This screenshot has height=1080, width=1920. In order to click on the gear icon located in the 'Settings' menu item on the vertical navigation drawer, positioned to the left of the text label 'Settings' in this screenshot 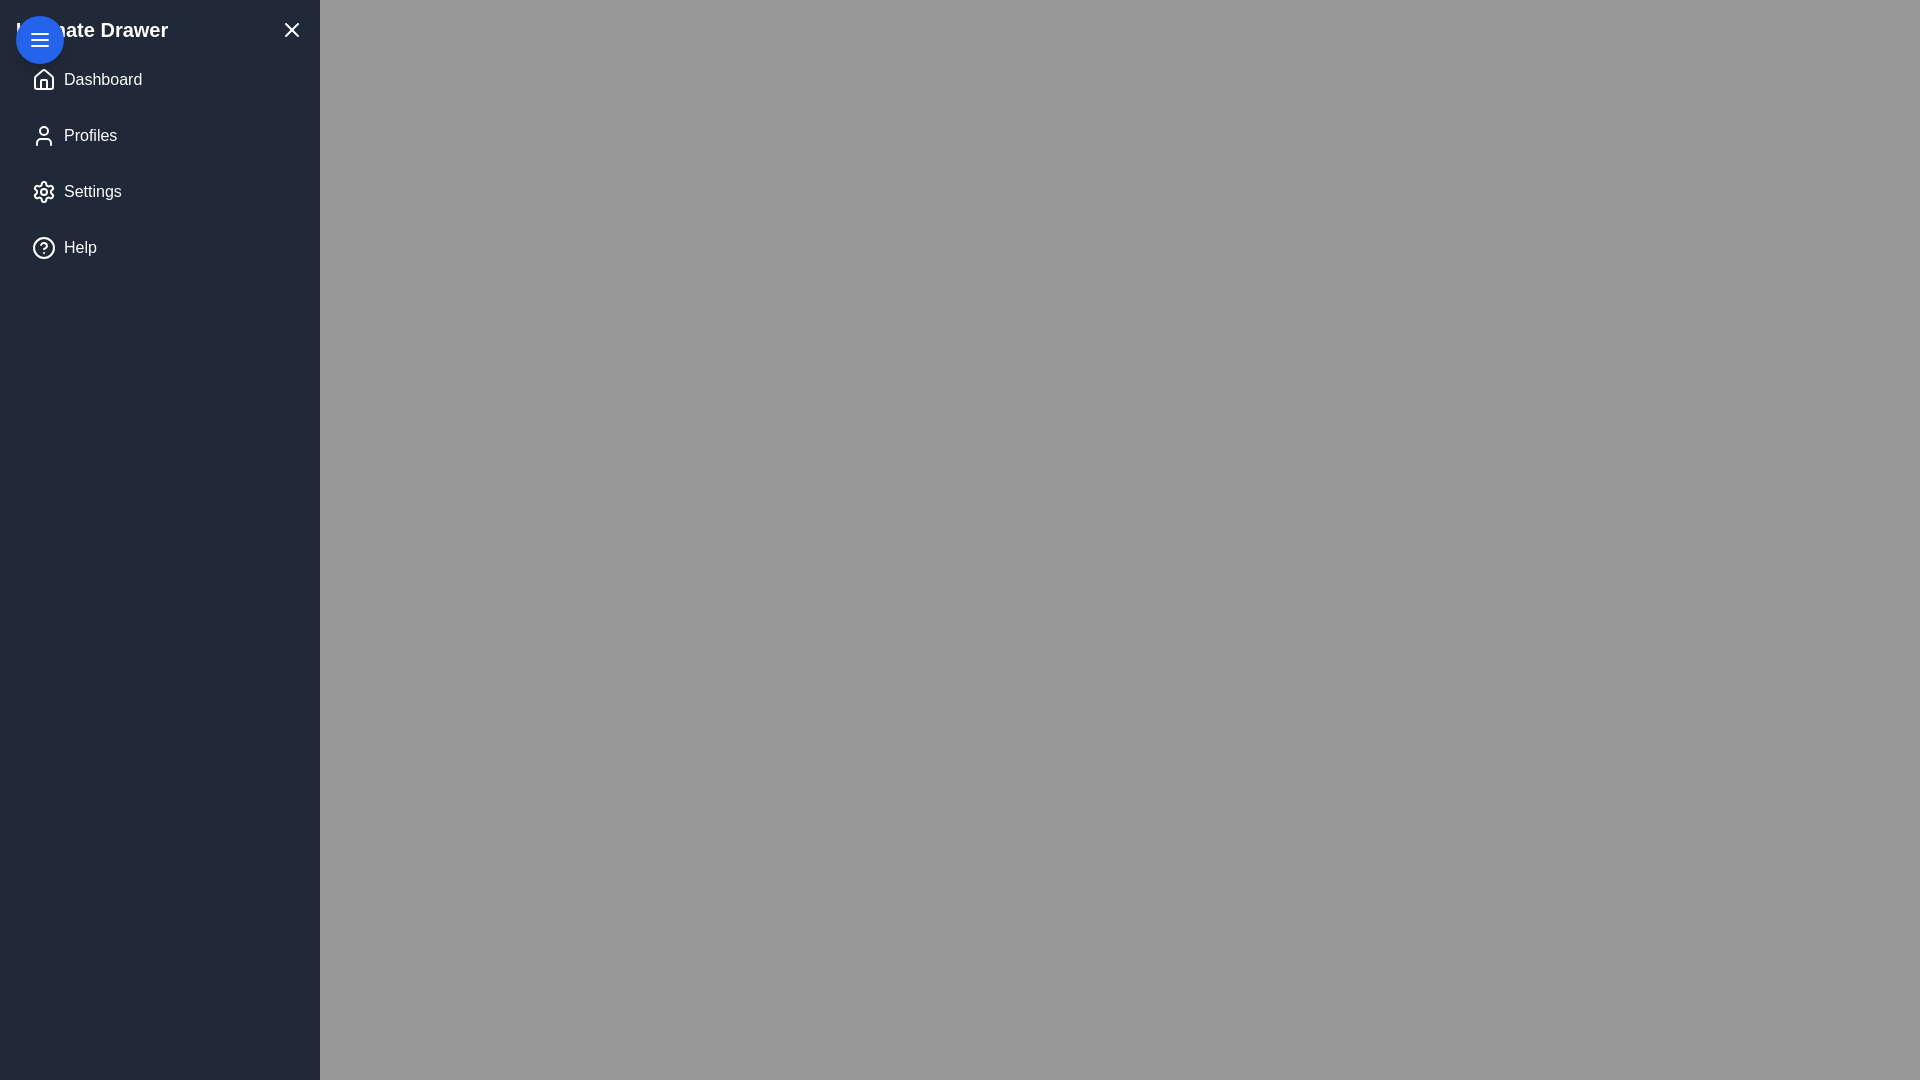, I will do `click(43, 192)`.